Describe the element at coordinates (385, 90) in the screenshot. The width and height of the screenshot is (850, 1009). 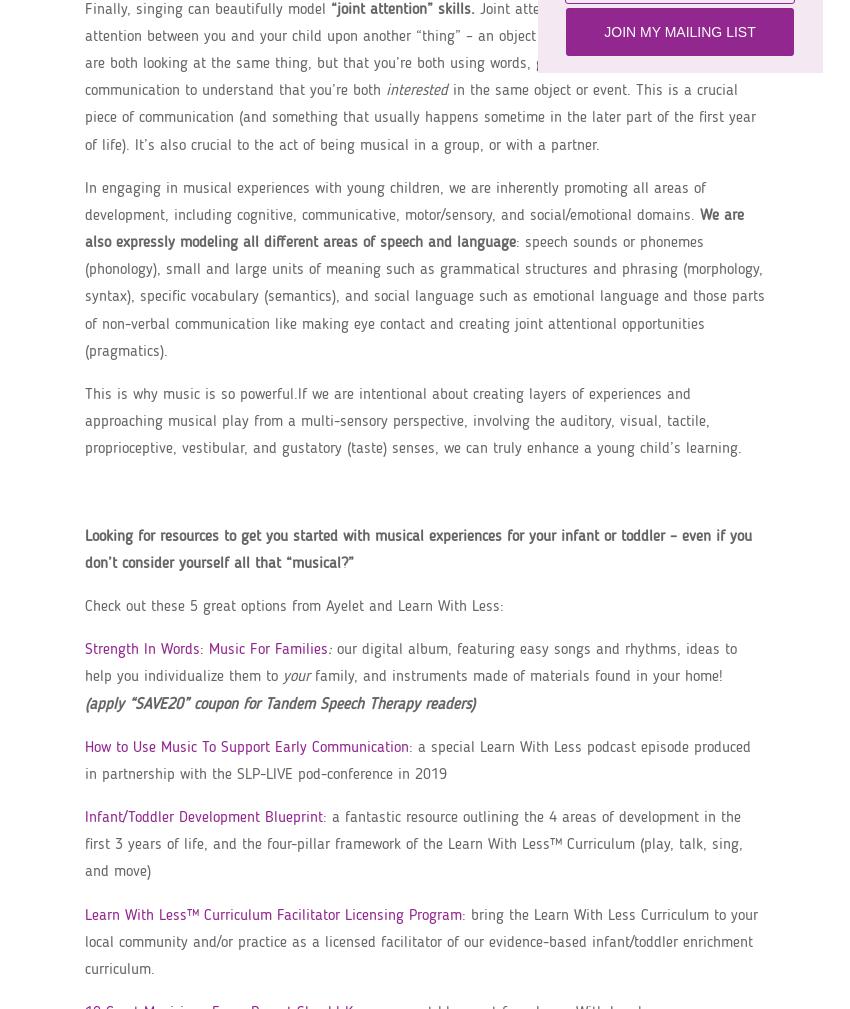
I see `'interested'` at that location.